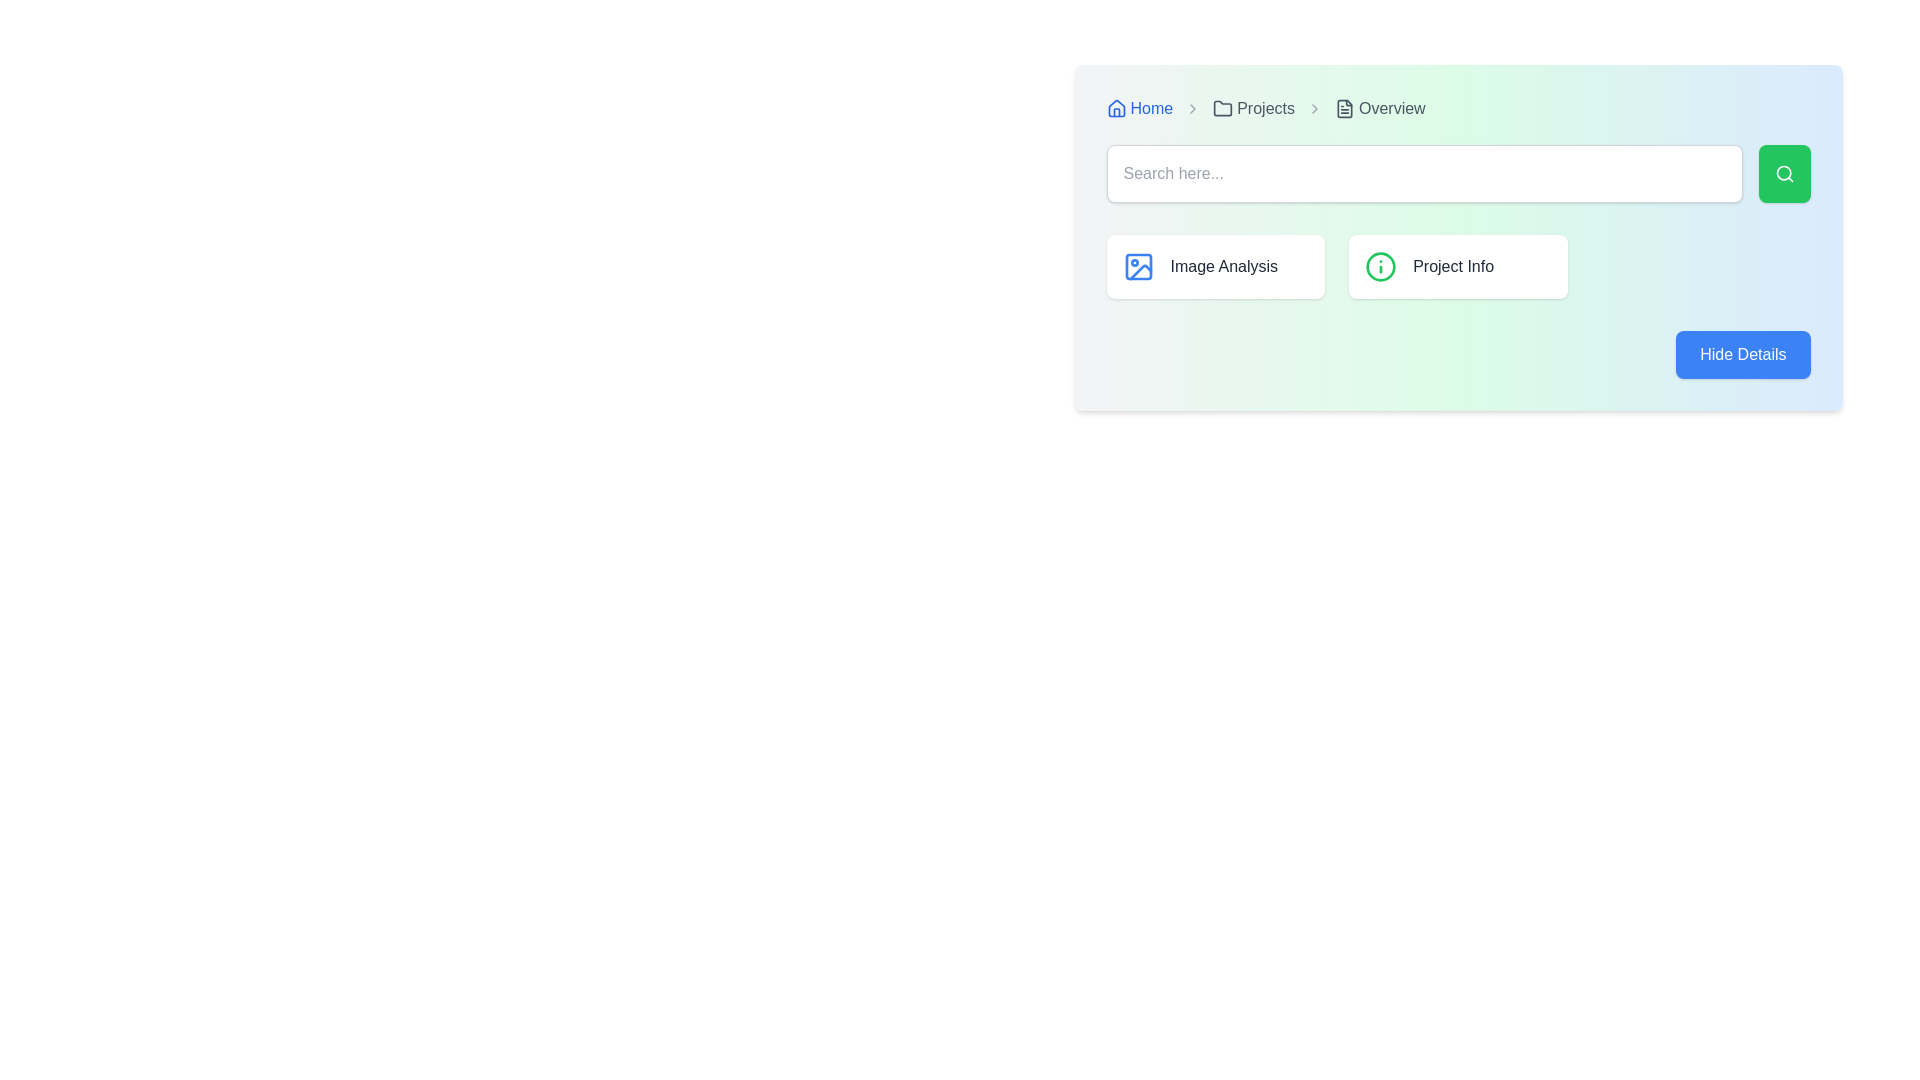 This screenshot has width=1920, height=1080. What do you see at coordinates (1115, 108) in the screenshot?
I see `the blue outlined house icon next to the 'Home' text in the breadcrumb navigation bar` at bounding box center [1115, 108].